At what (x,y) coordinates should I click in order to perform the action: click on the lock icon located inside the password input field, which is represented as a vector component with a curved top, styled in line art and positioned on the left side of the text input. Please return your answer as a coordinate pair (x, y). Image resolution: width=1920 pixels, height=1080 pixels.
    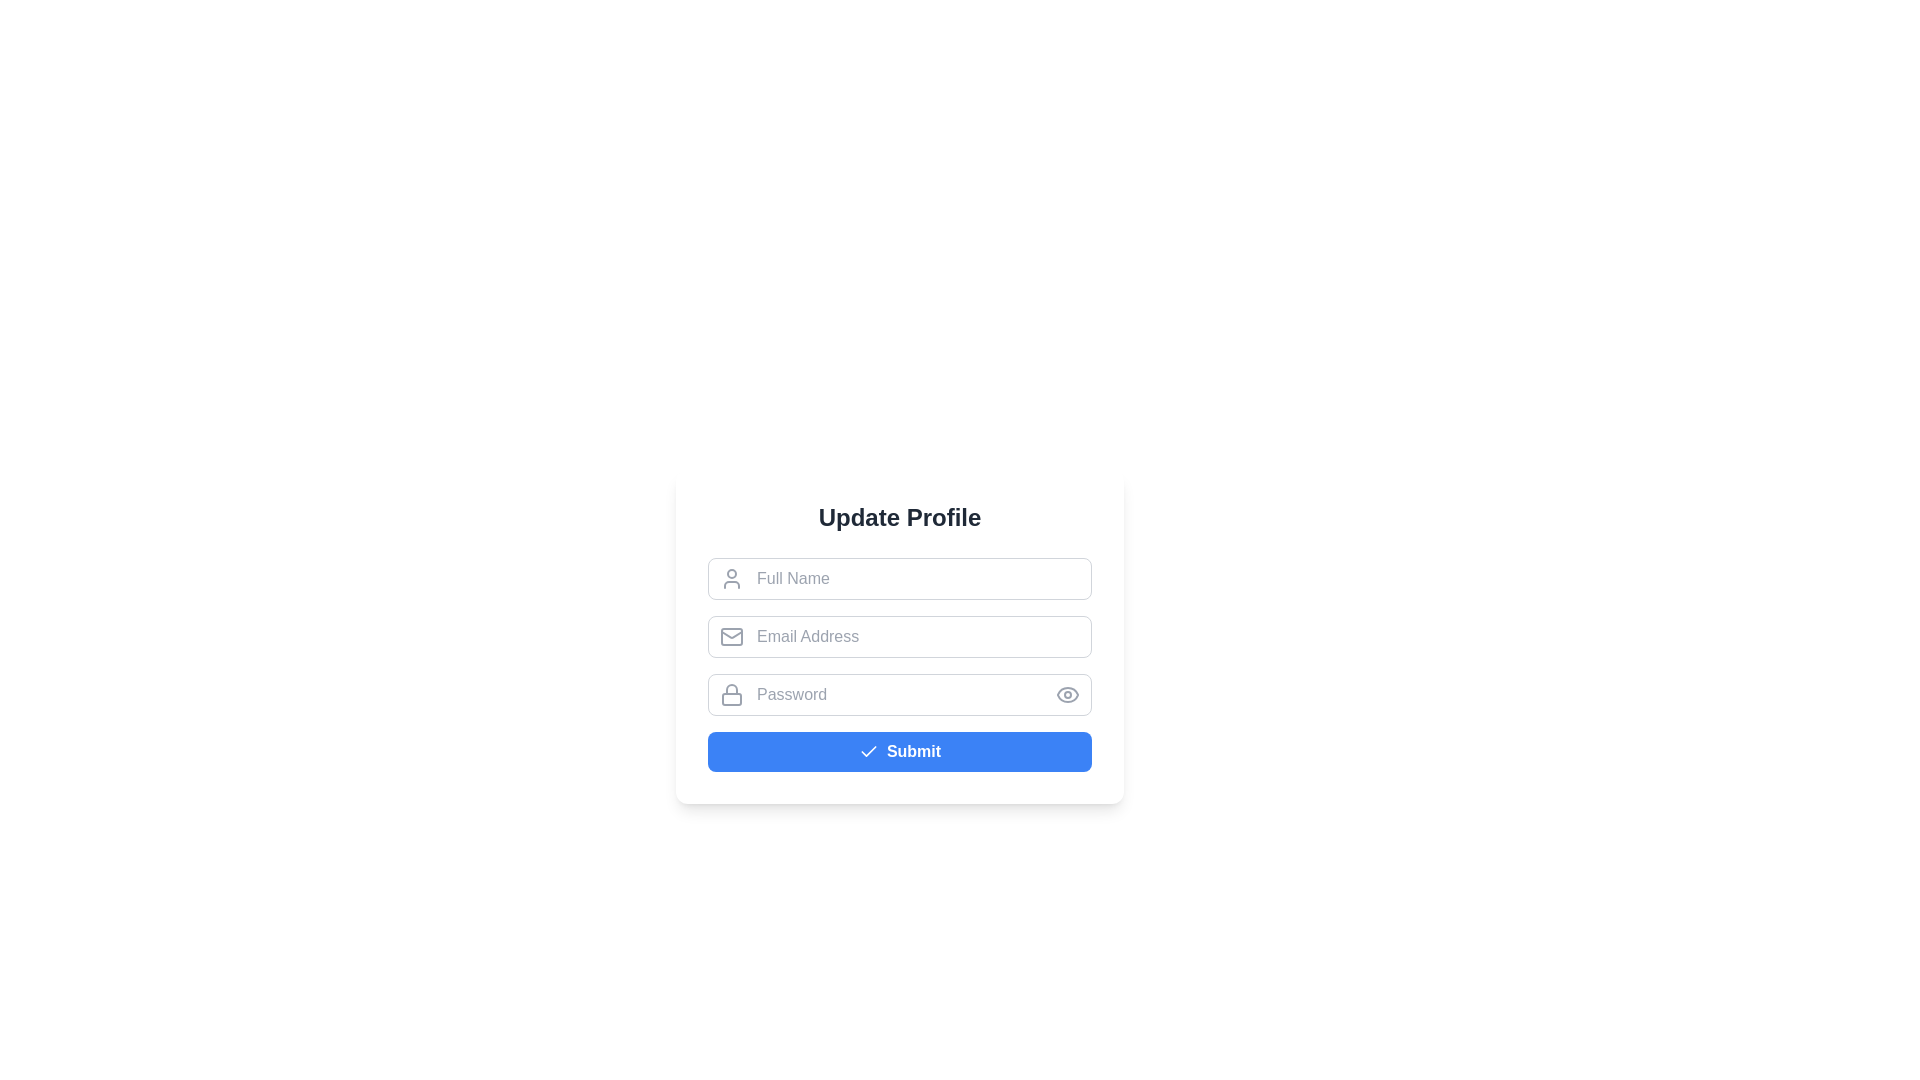
    Looking at the image, I should click on (730, 688).